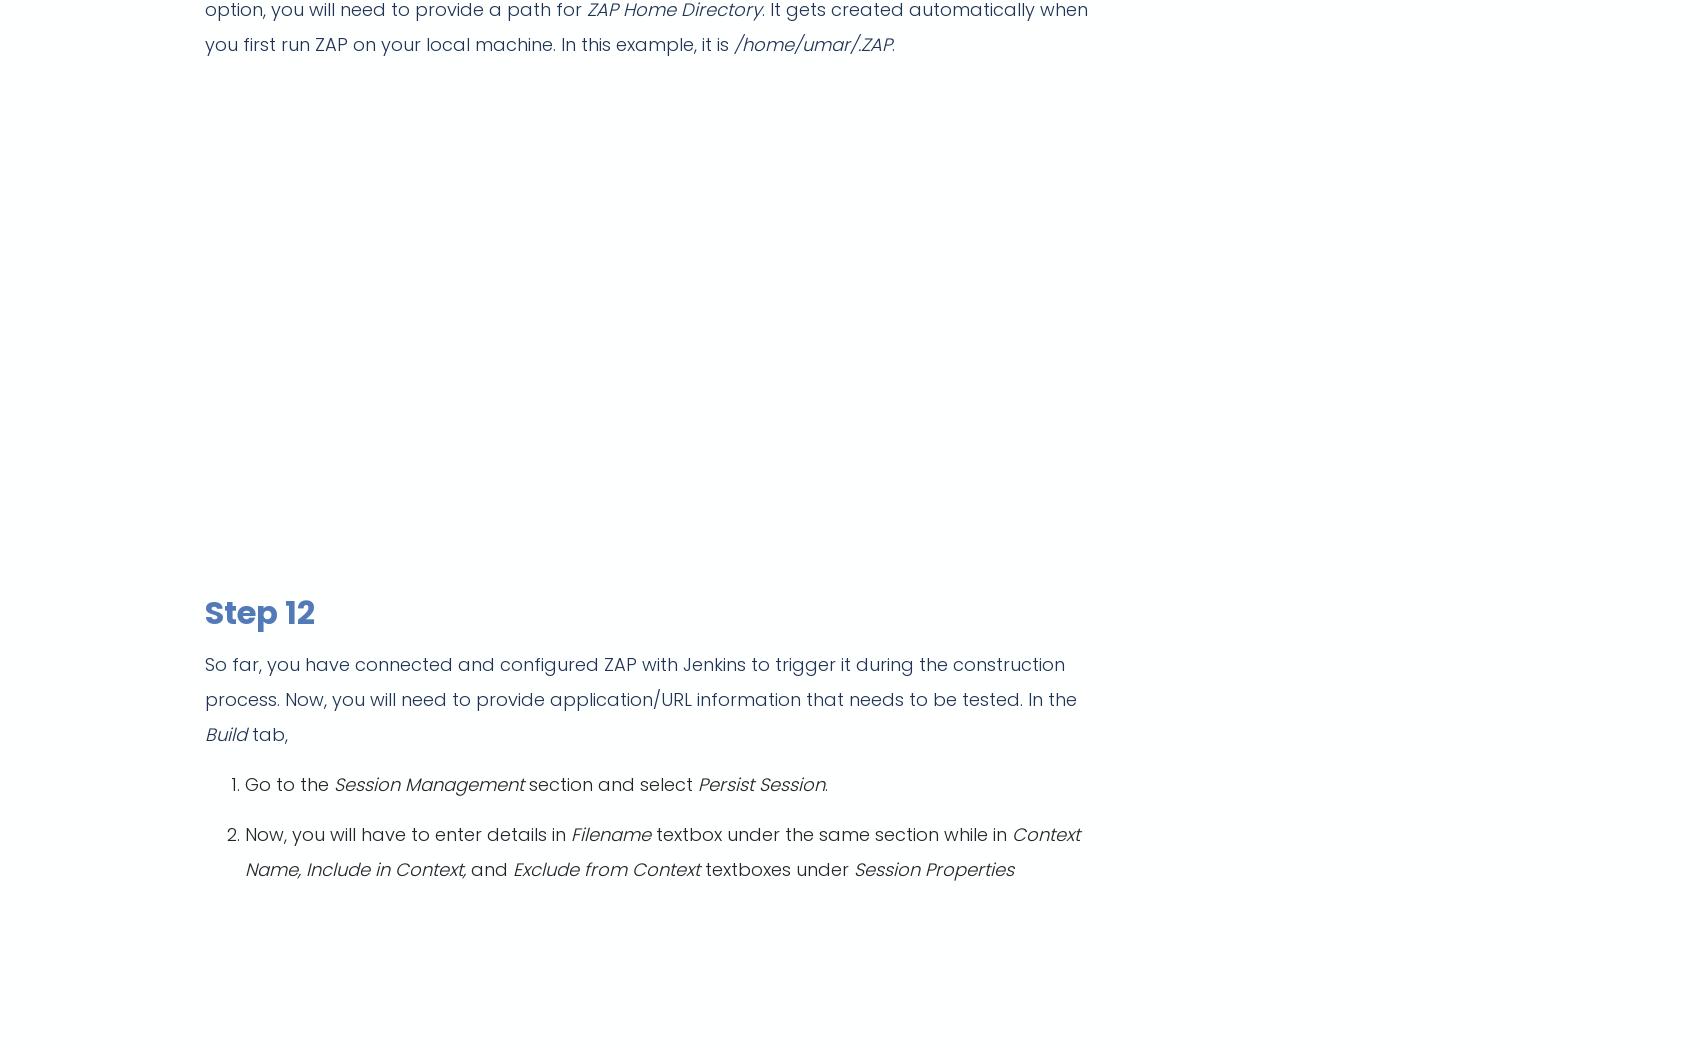  Describe the element at coordinates (641, 682) in the screenshot. I see `'So far, you have connected and configured ZAP with Jenkins to trigger it during the construction process. Now, you will need to provide application/URL information that needs to be tested. In the'` at that location.